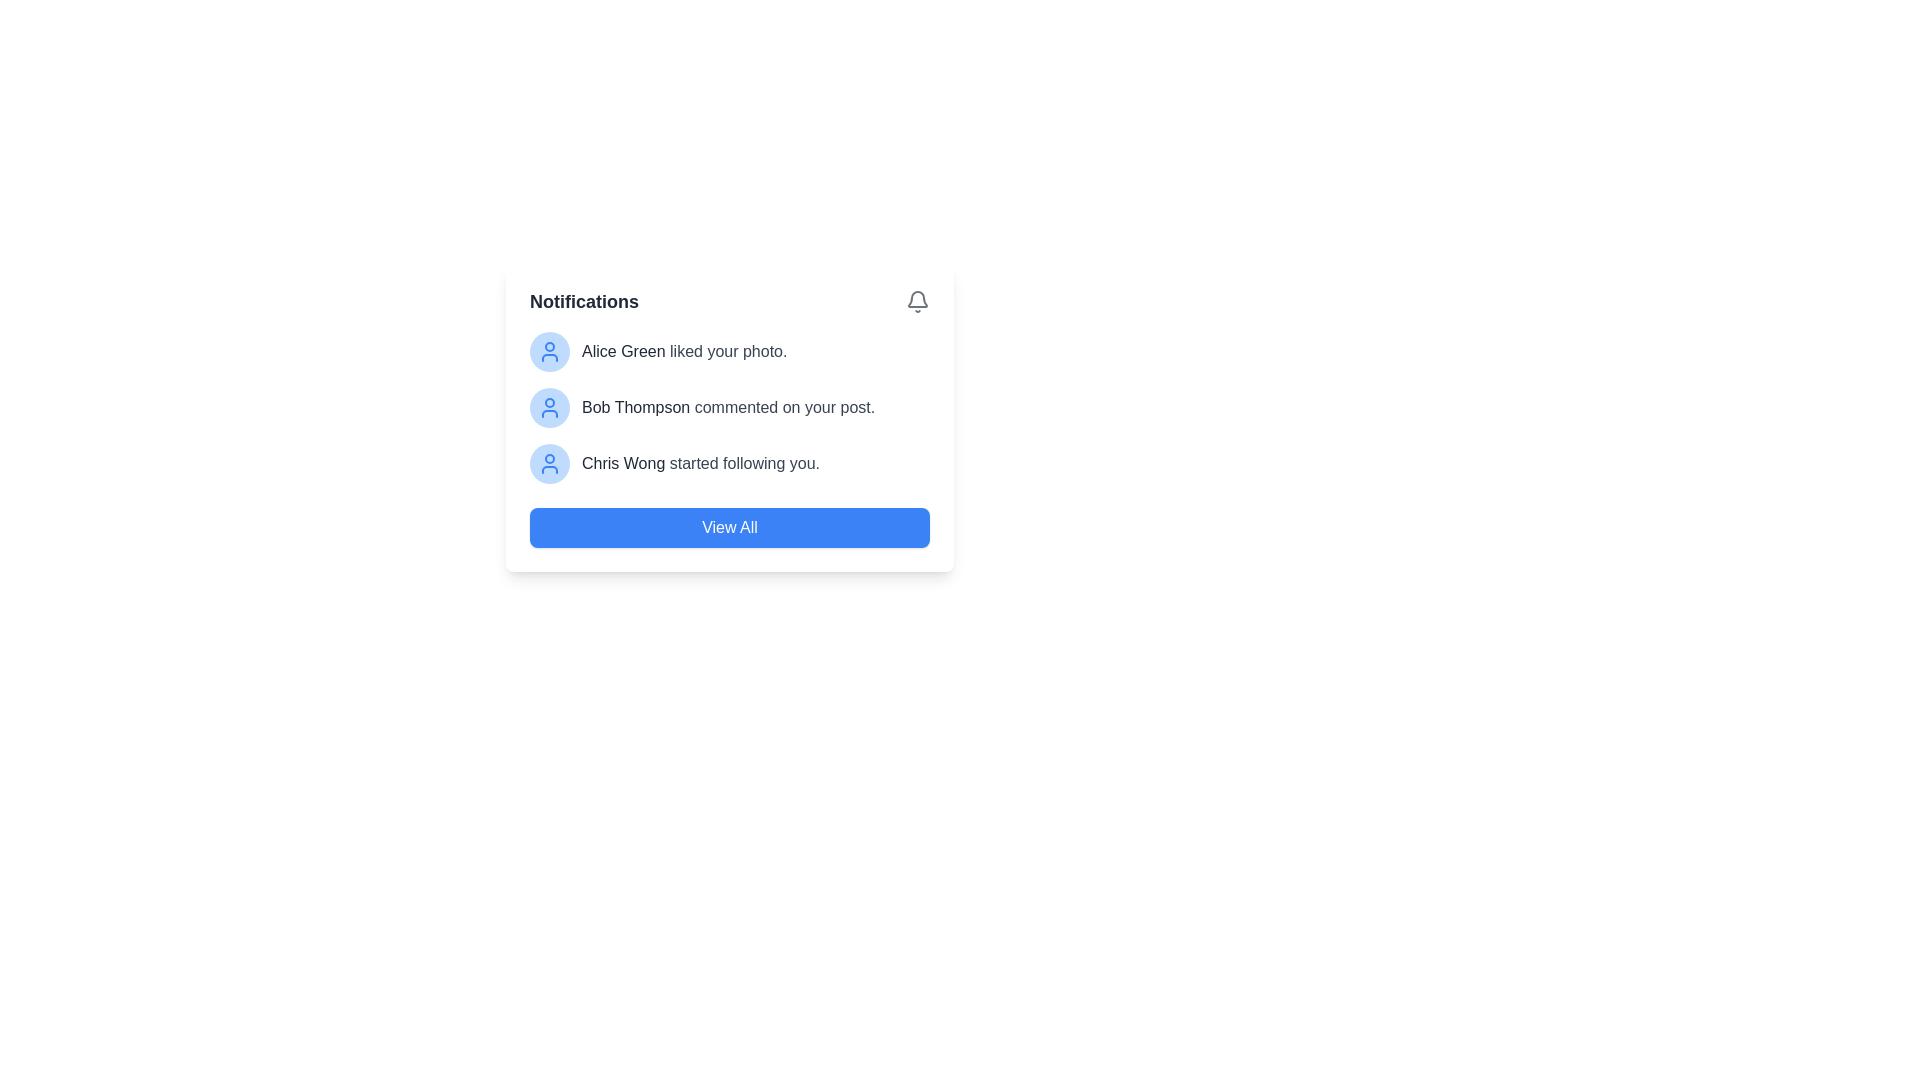 This screenshot has width=1920, height=1080. What do you see at coordinates (583, 301) in the screenshot?
I see `the 'Notifications' text label, which is a bold, dark gray label located at the top-left of the notification panel` at bounding box center [583, 301].